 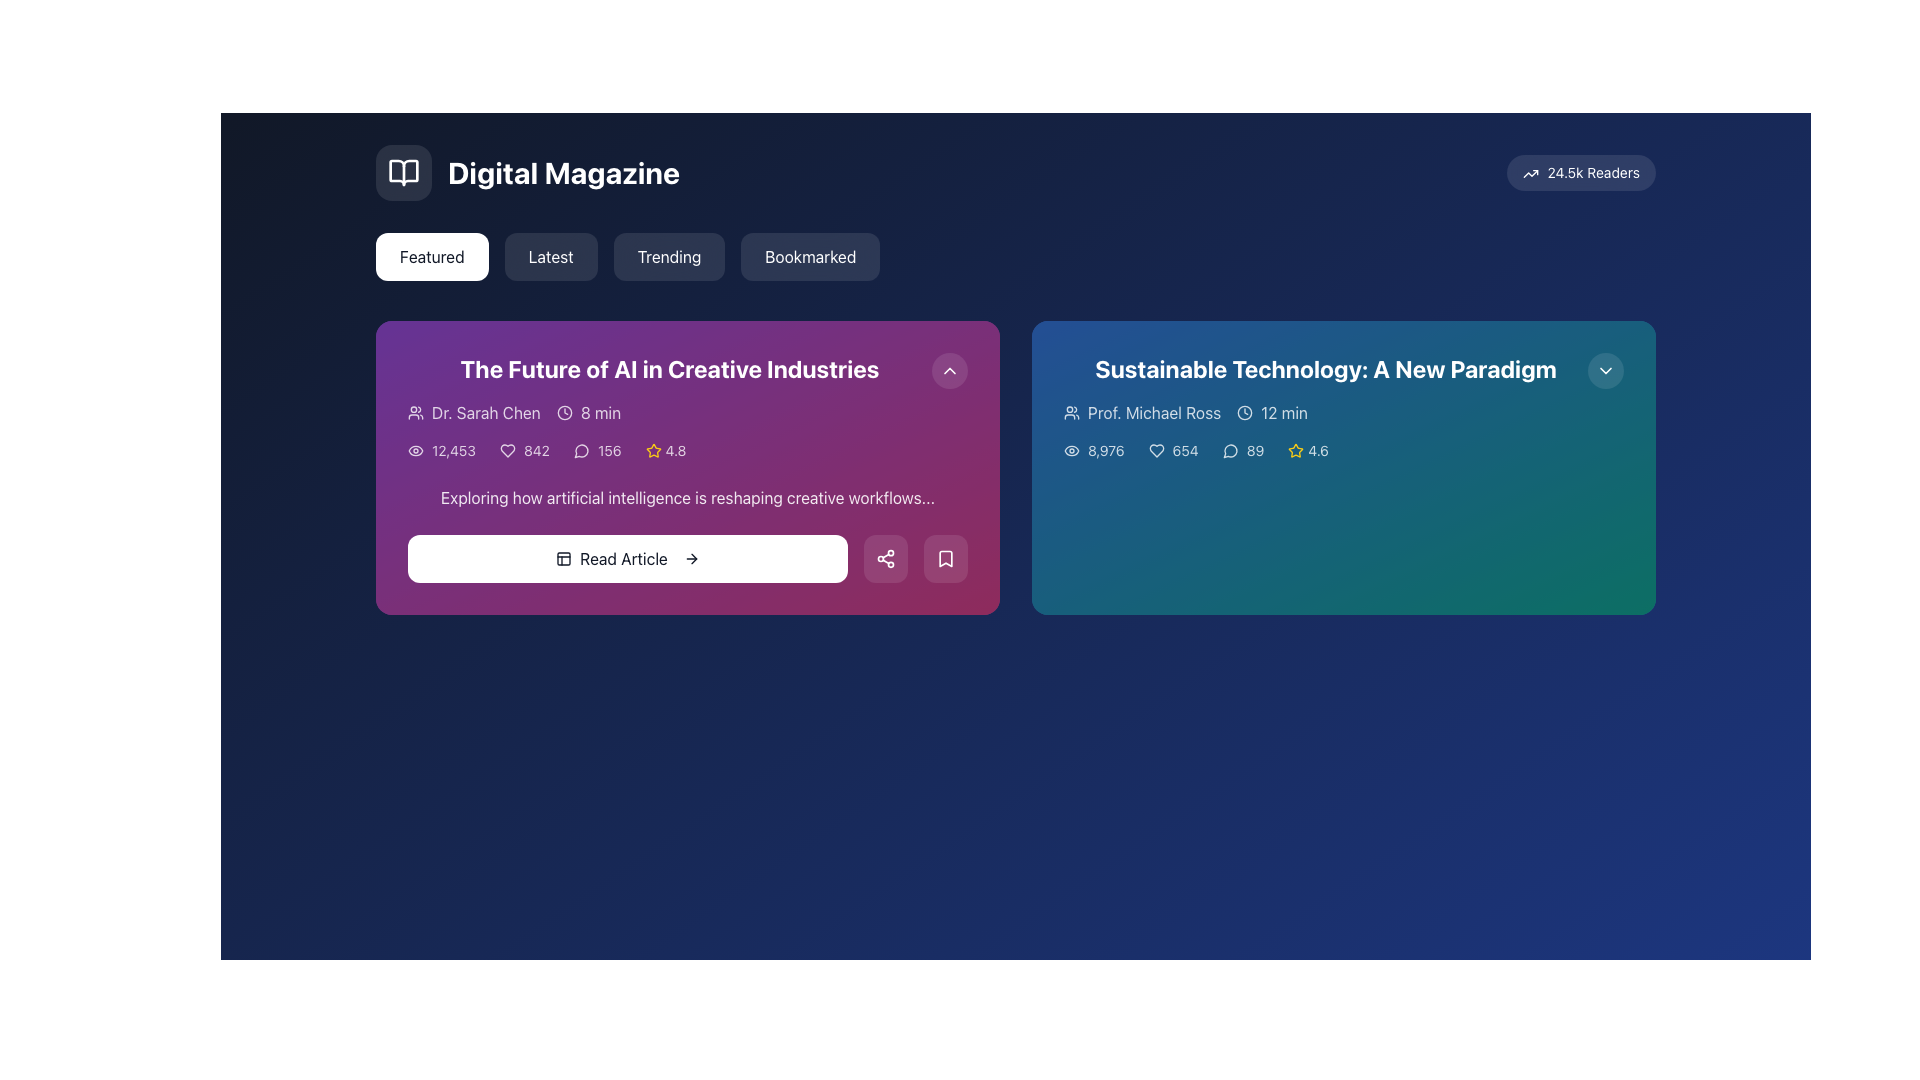 What do you see at coordinates (1173, 451) in the screenshot?
I see `number of likes displayed in the text label located below the title 'Sustainable Technology: A New Paradigm' in the rightmost card of the interface, which is the third element in the row after '8,976' and a heart icon` at bounding box center [1173, 451].